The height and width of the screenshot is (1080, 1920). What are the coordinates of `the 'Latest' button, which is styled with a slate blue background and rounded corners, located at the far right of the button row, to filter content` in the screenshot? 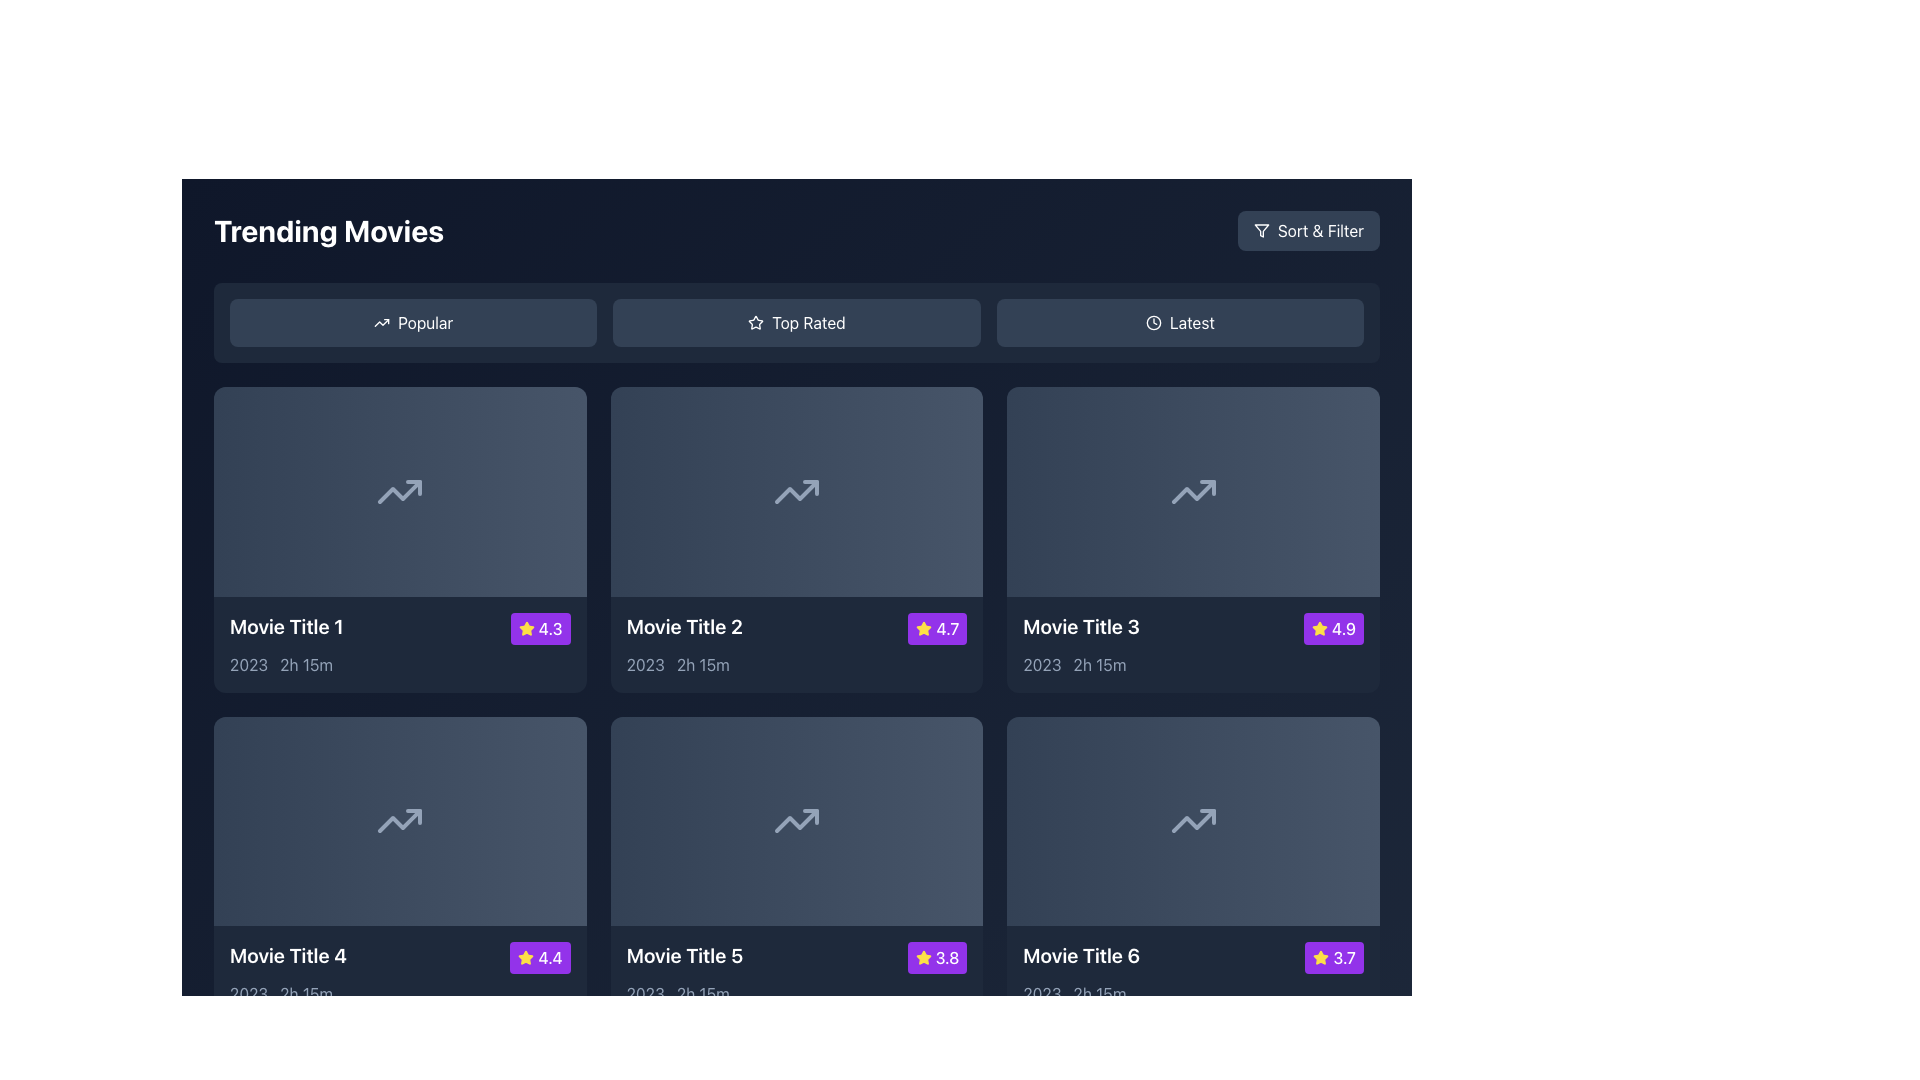 It's located at (1180, 322).